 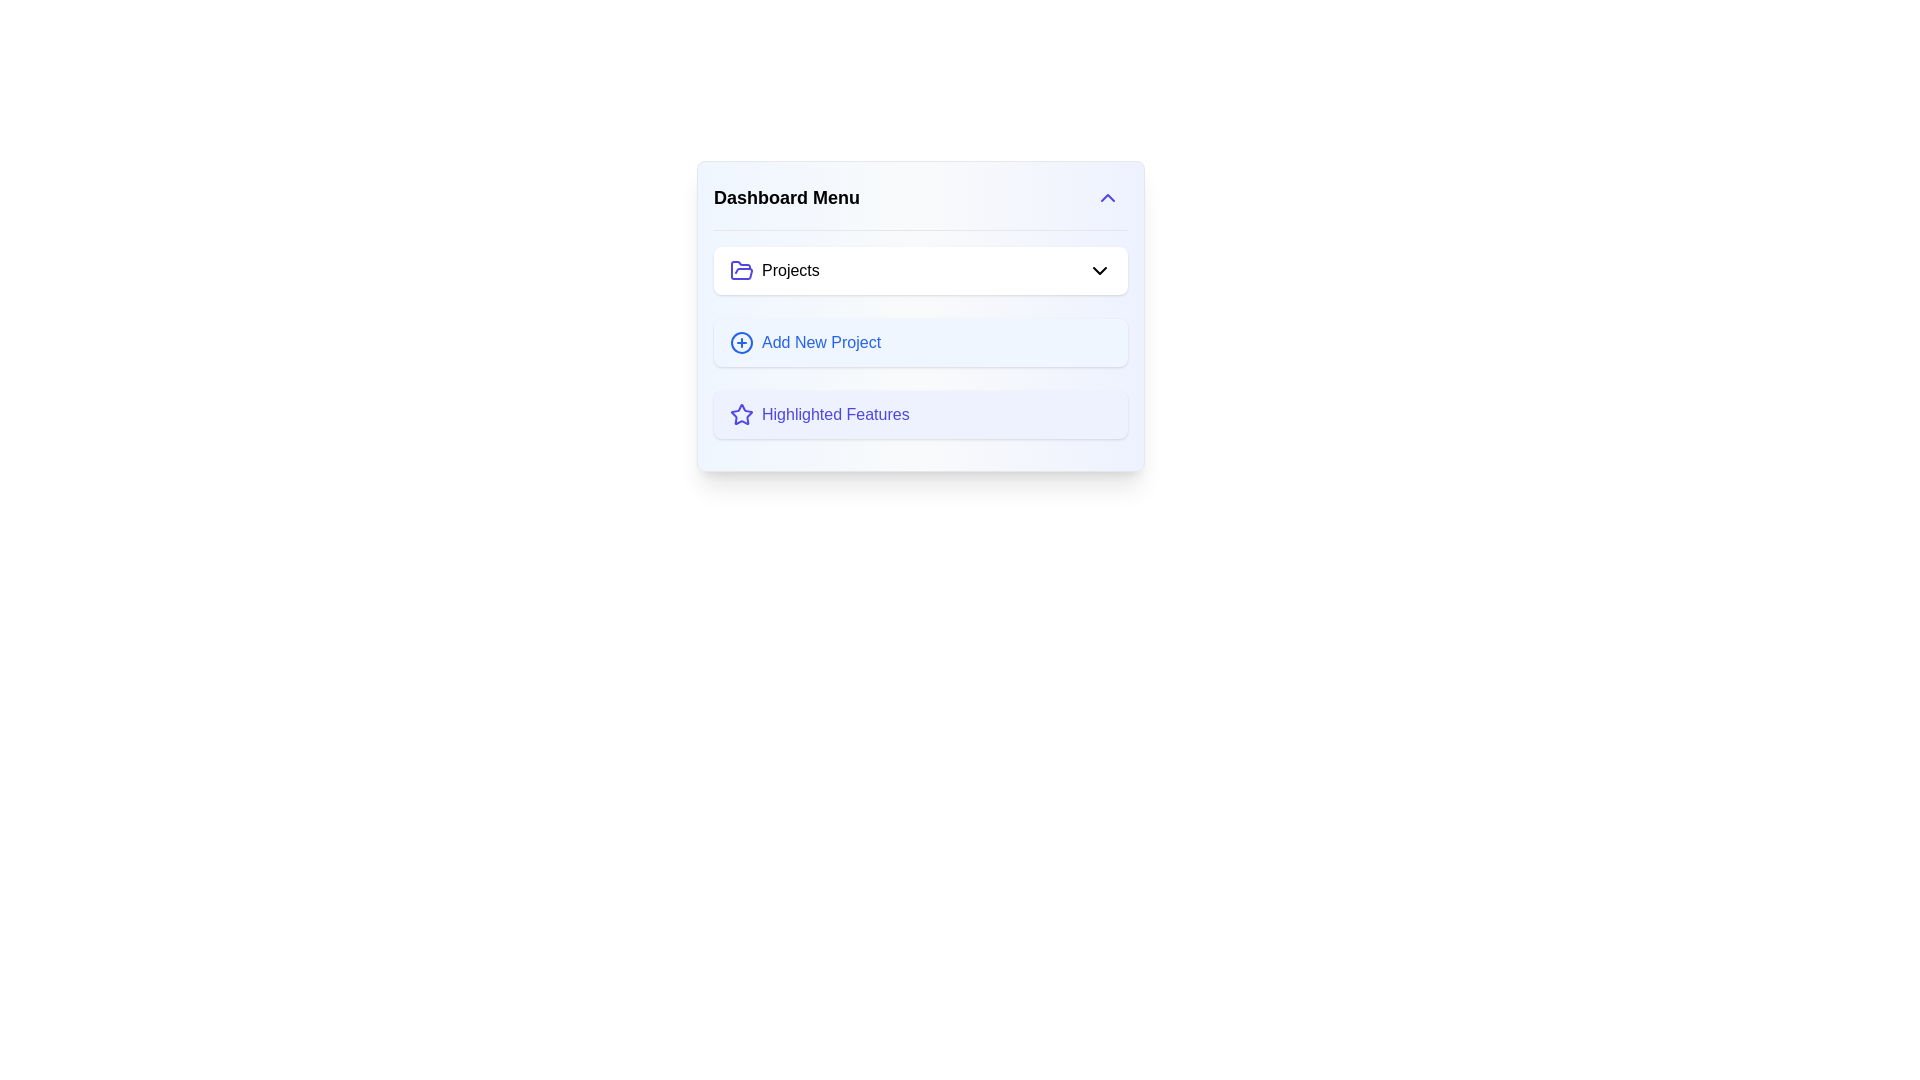 What do you see at coordinates (789, 270) in the screenshot?
I see `the Text label that indicates a section or category within the dashboard related to projects, located near the top of the vertical menu next to a folder icon` at bounding box center [789, 270].